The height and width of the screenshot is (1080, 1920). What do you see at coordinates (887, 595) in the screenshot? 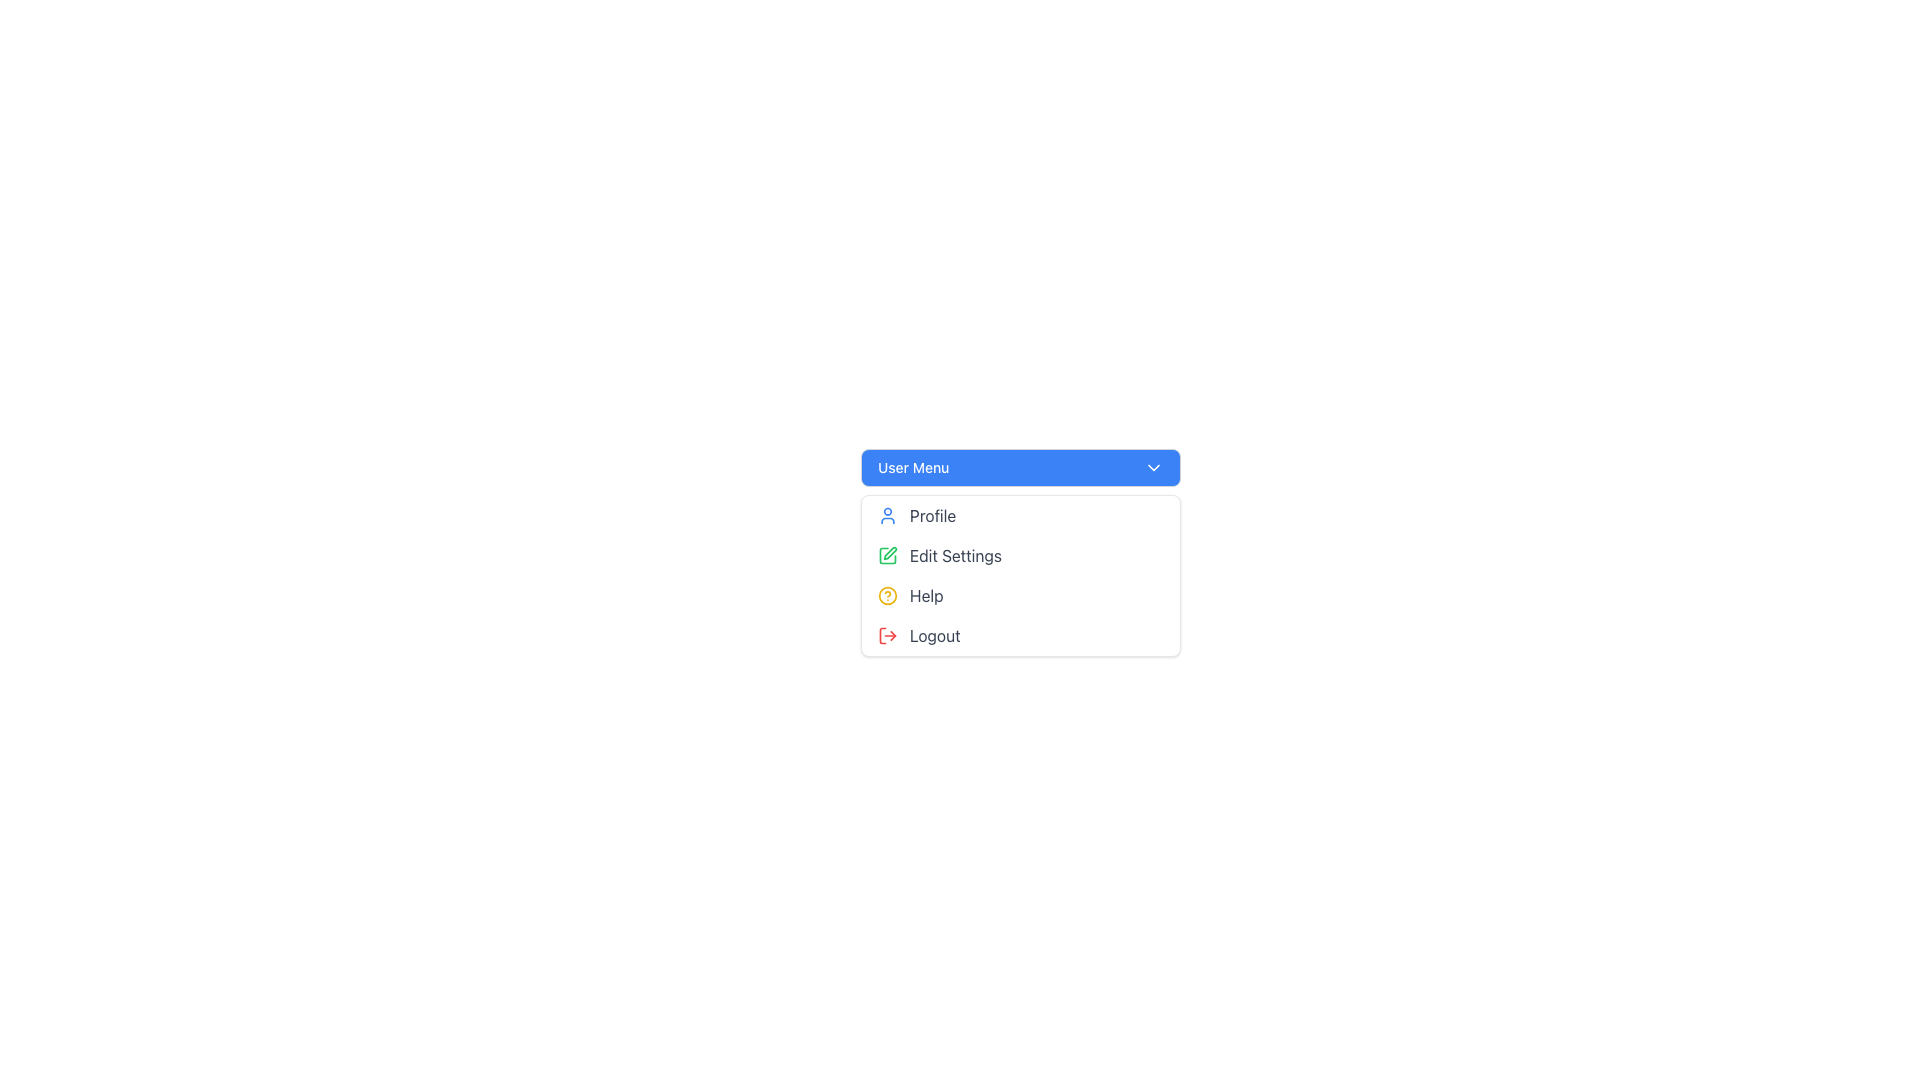
I see `the circular question mark icon with a yellow outline, located in the 'Help' menu item of the 'User Menu'` at bounding box center [887, 595].